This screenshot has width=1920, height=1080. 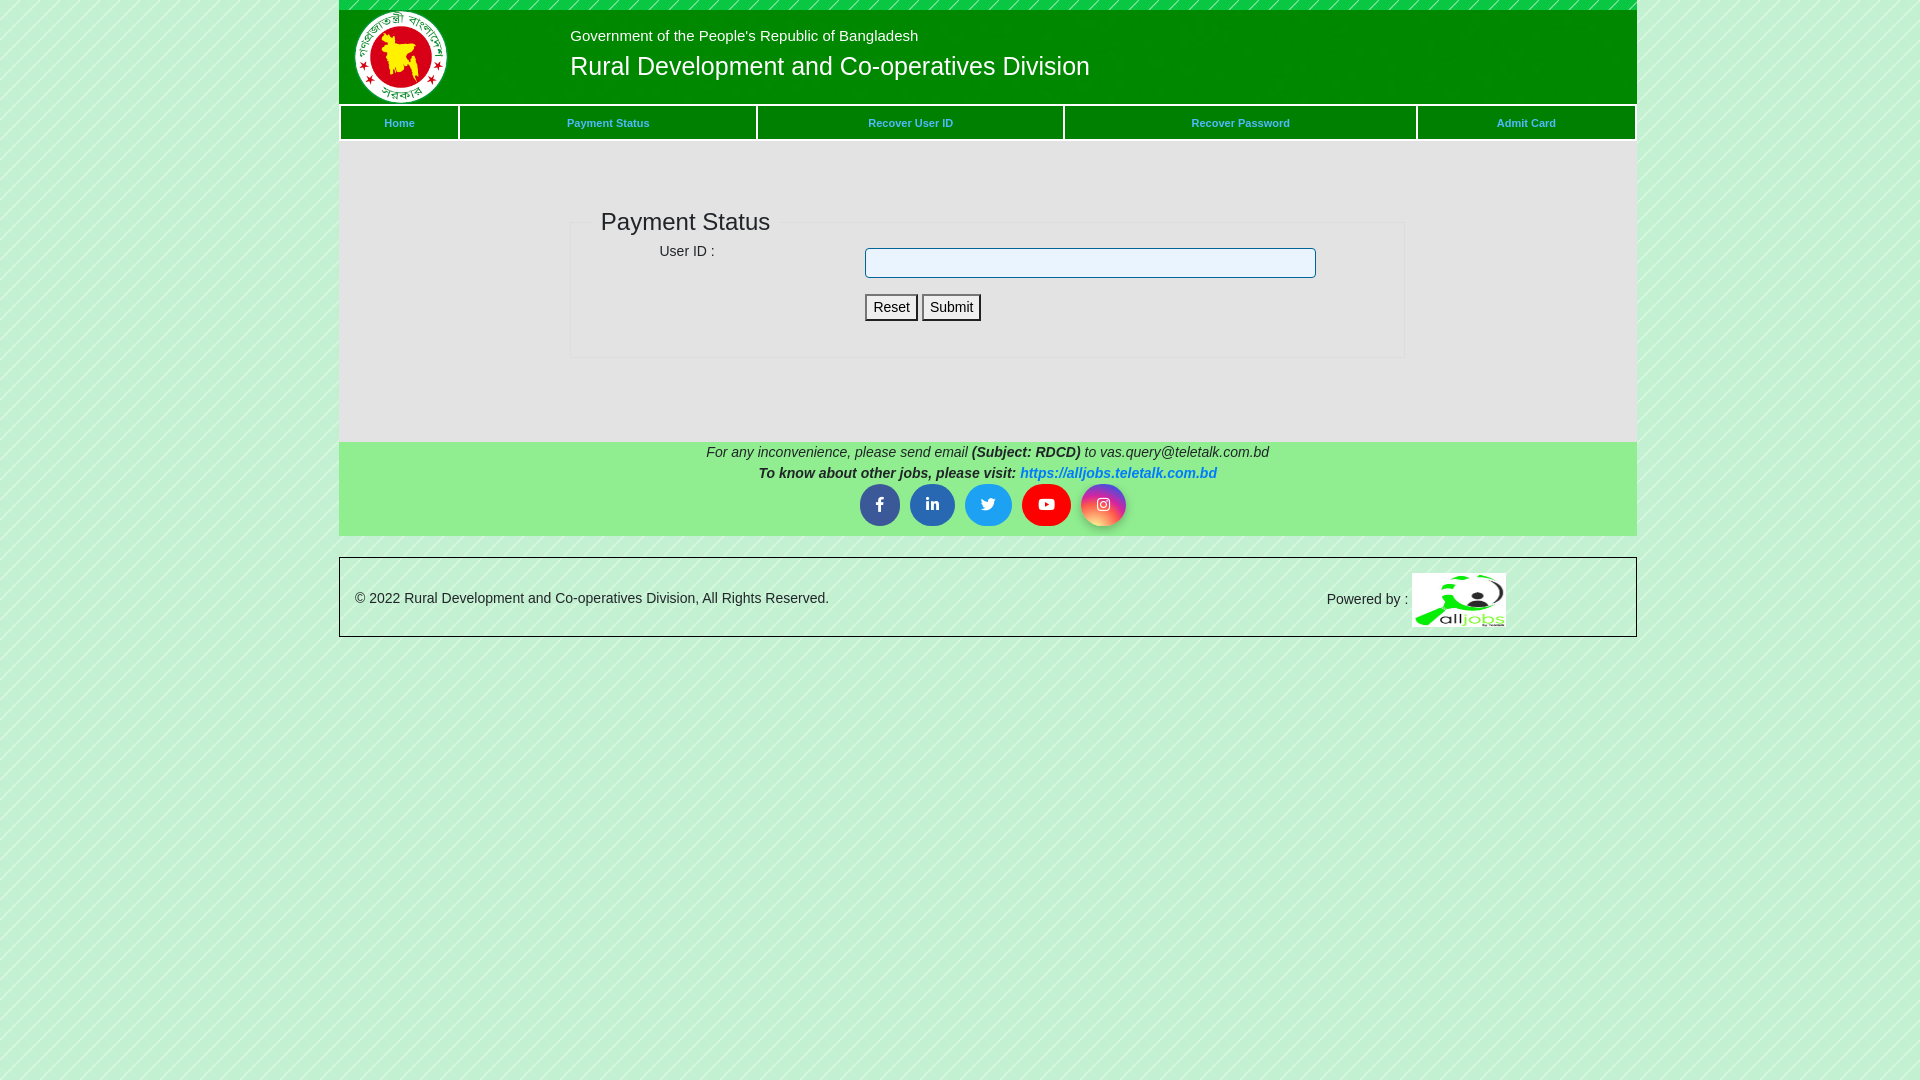 What do you see at coordinates (890, 307) in the screenshot?
I see `'Reset'` at bounding box center [890, 307].